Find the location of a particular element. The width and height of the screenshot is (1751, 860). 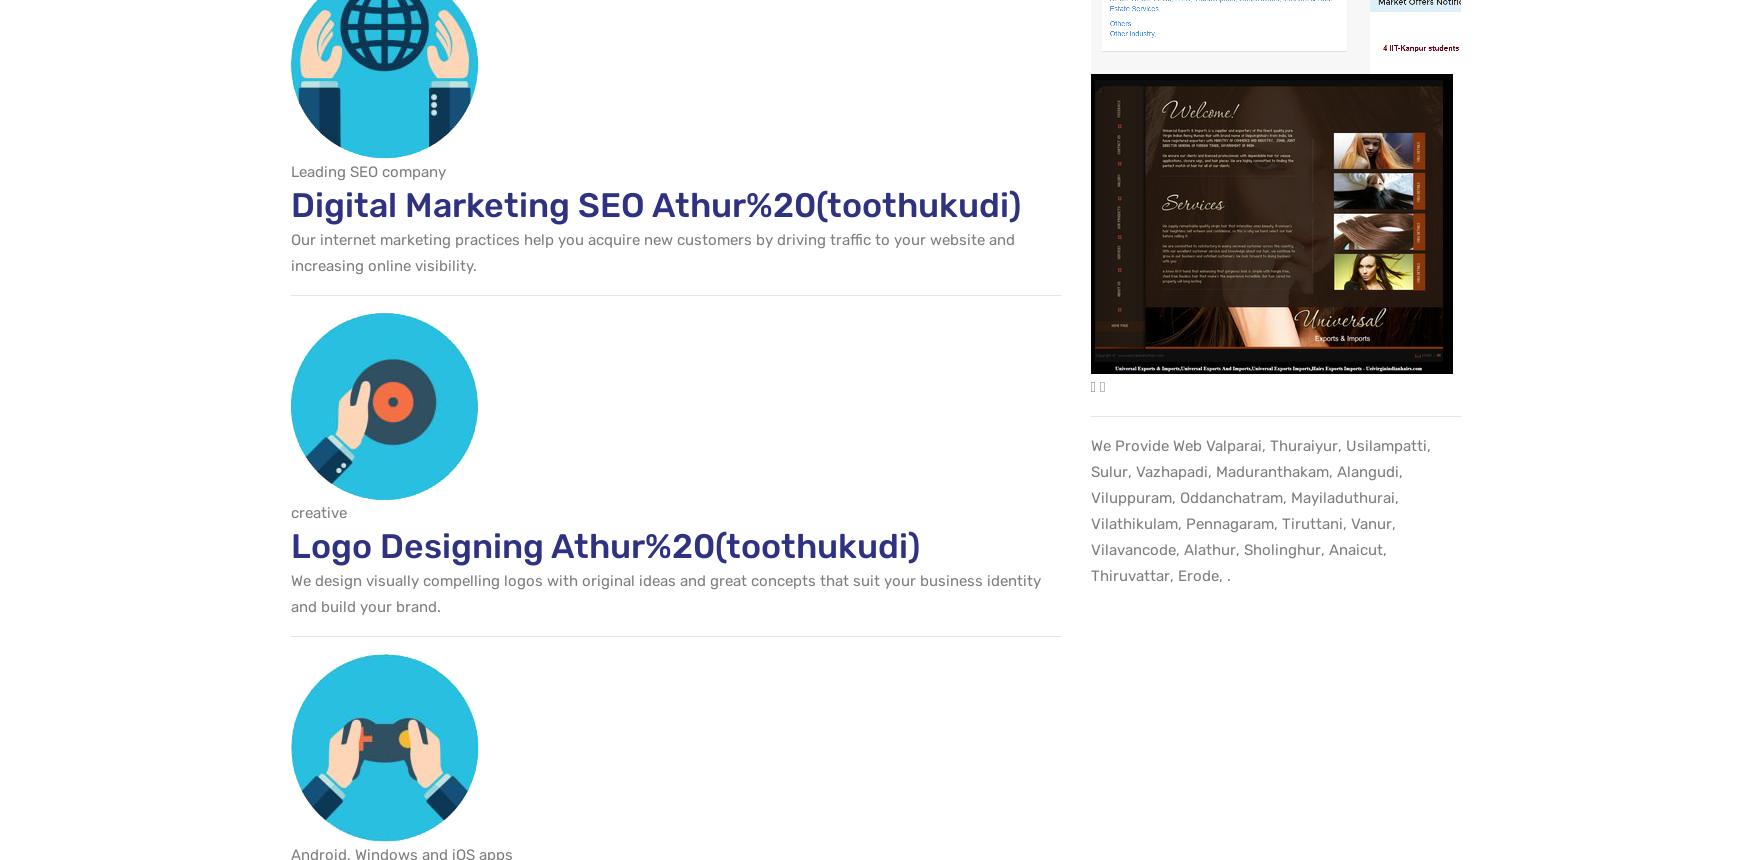

'Sholinghur' is located at coordinates (1243, 549).